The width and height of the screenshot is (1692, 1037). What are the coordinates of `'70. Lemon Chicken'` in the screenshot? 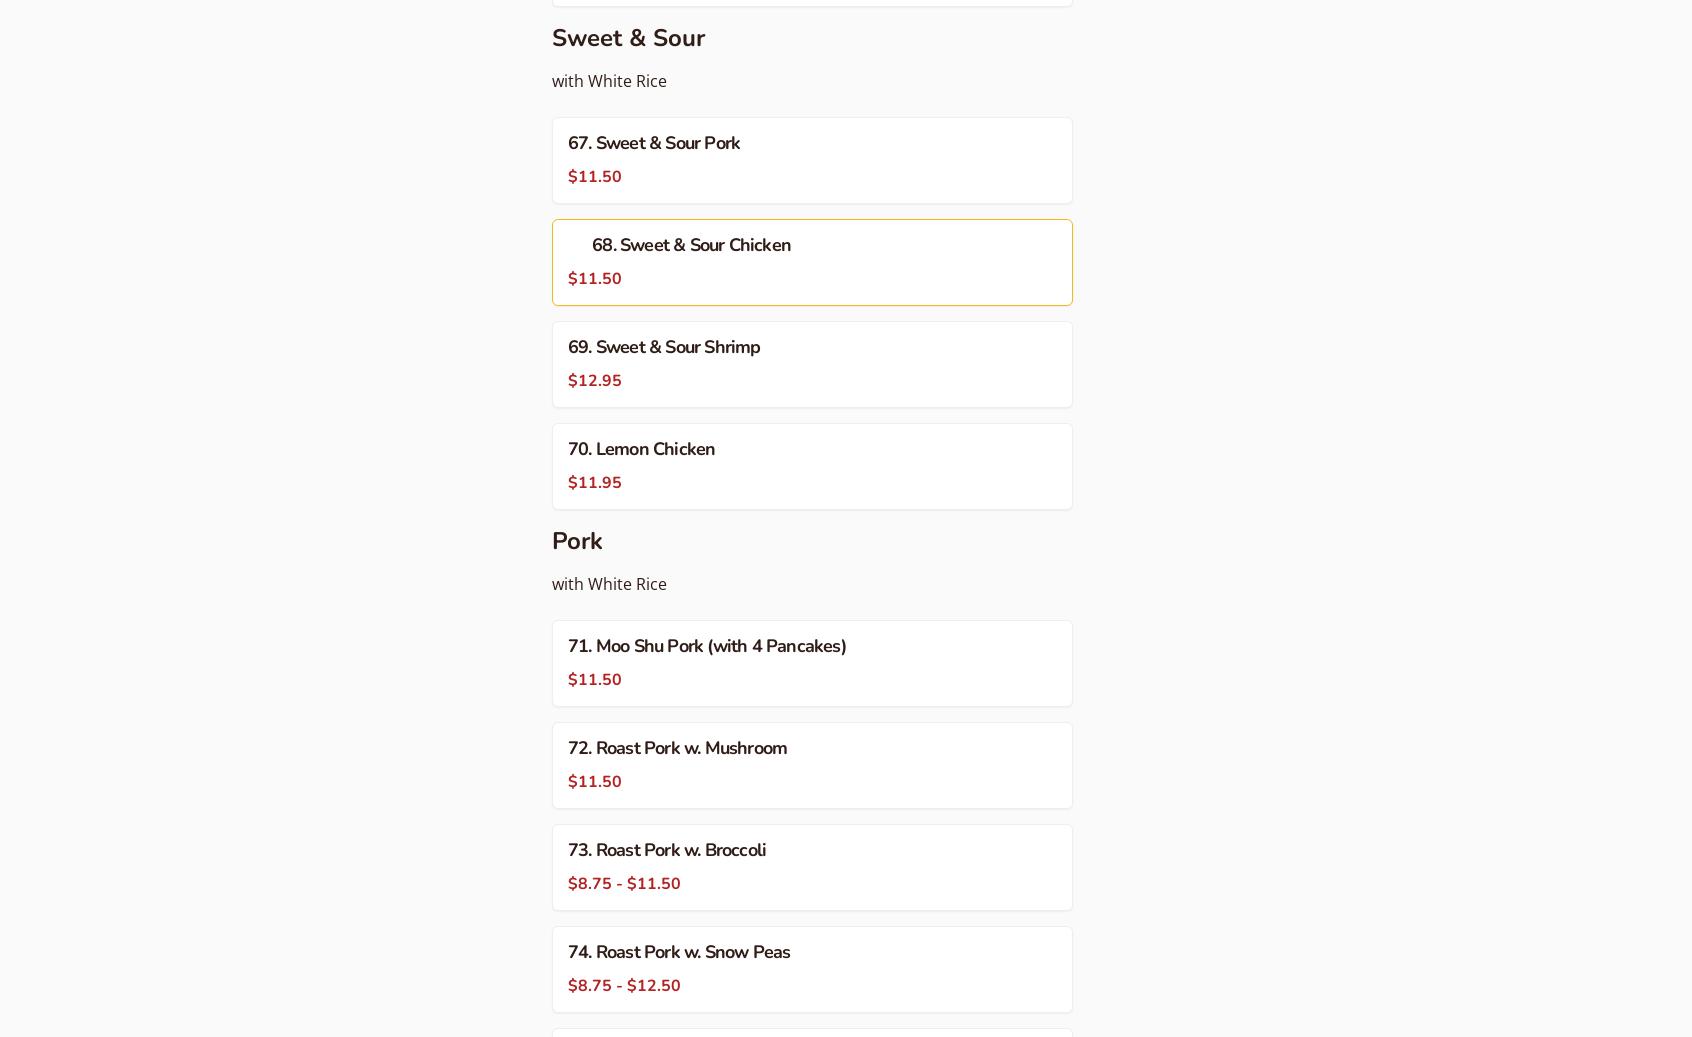 It's located at (641, 448).